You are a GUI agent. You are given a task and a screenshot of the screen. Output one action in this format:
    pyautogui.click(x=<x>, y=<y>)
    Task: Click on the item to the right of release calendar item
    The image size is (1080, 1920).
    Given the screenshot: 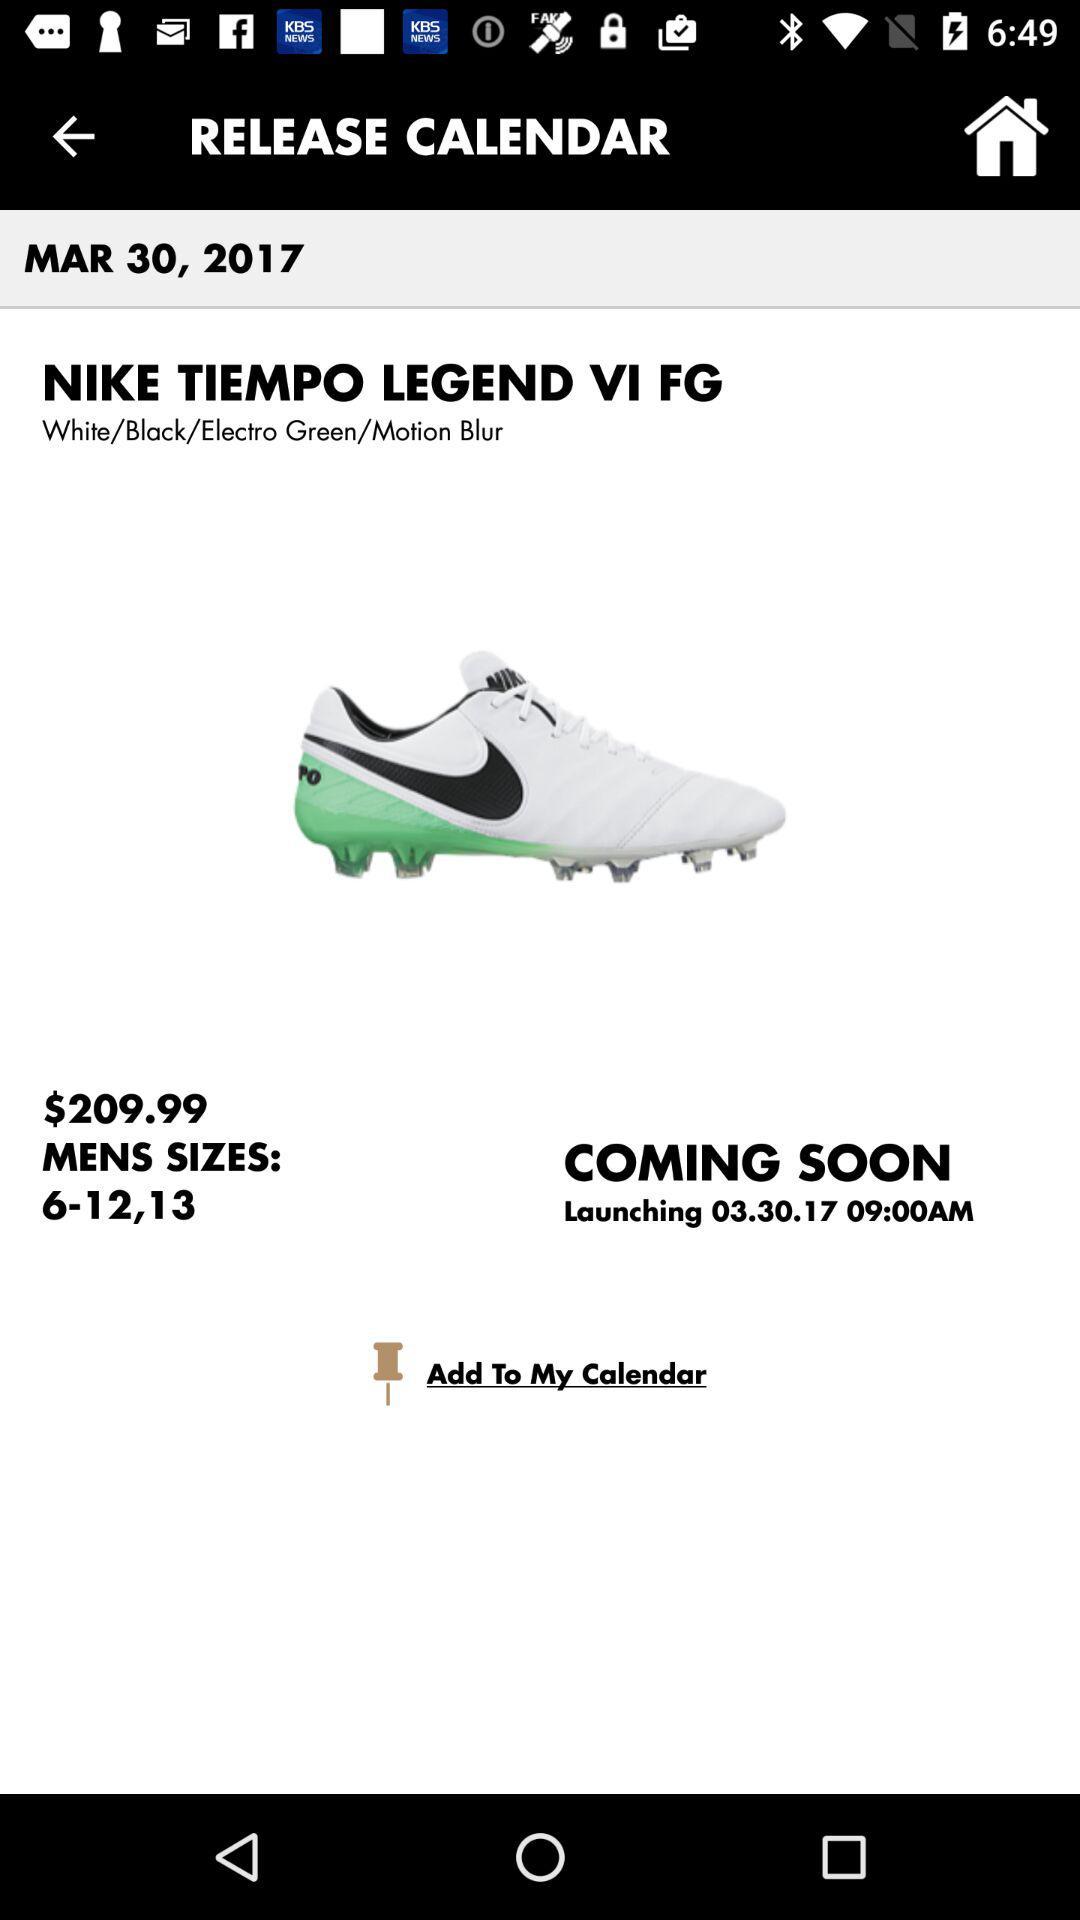 What is the action you would take?
    pyautogui.click(x=1006, y=135)
    